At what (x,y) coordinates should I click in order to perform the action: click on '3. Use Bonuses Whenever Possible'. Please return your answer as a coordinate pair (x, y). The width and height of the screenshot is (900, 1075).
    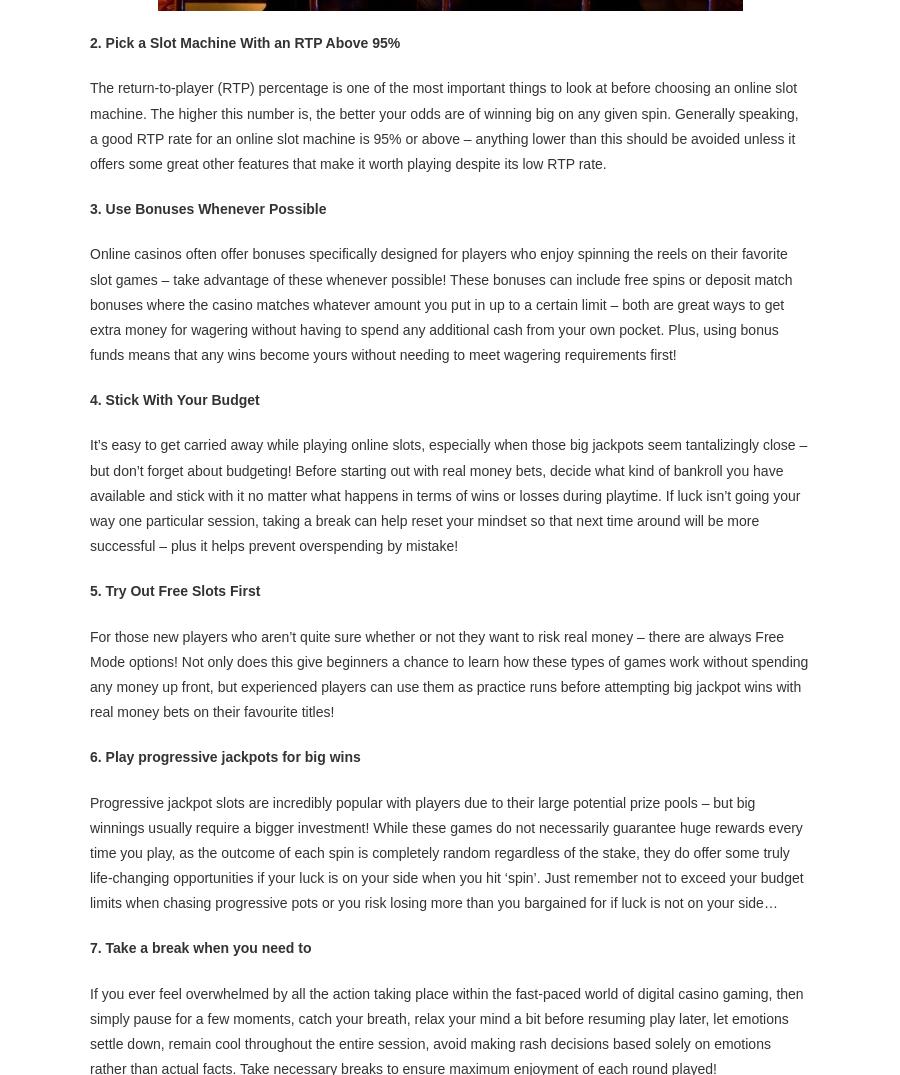
    Looking at the image, I should click on (207, 207).